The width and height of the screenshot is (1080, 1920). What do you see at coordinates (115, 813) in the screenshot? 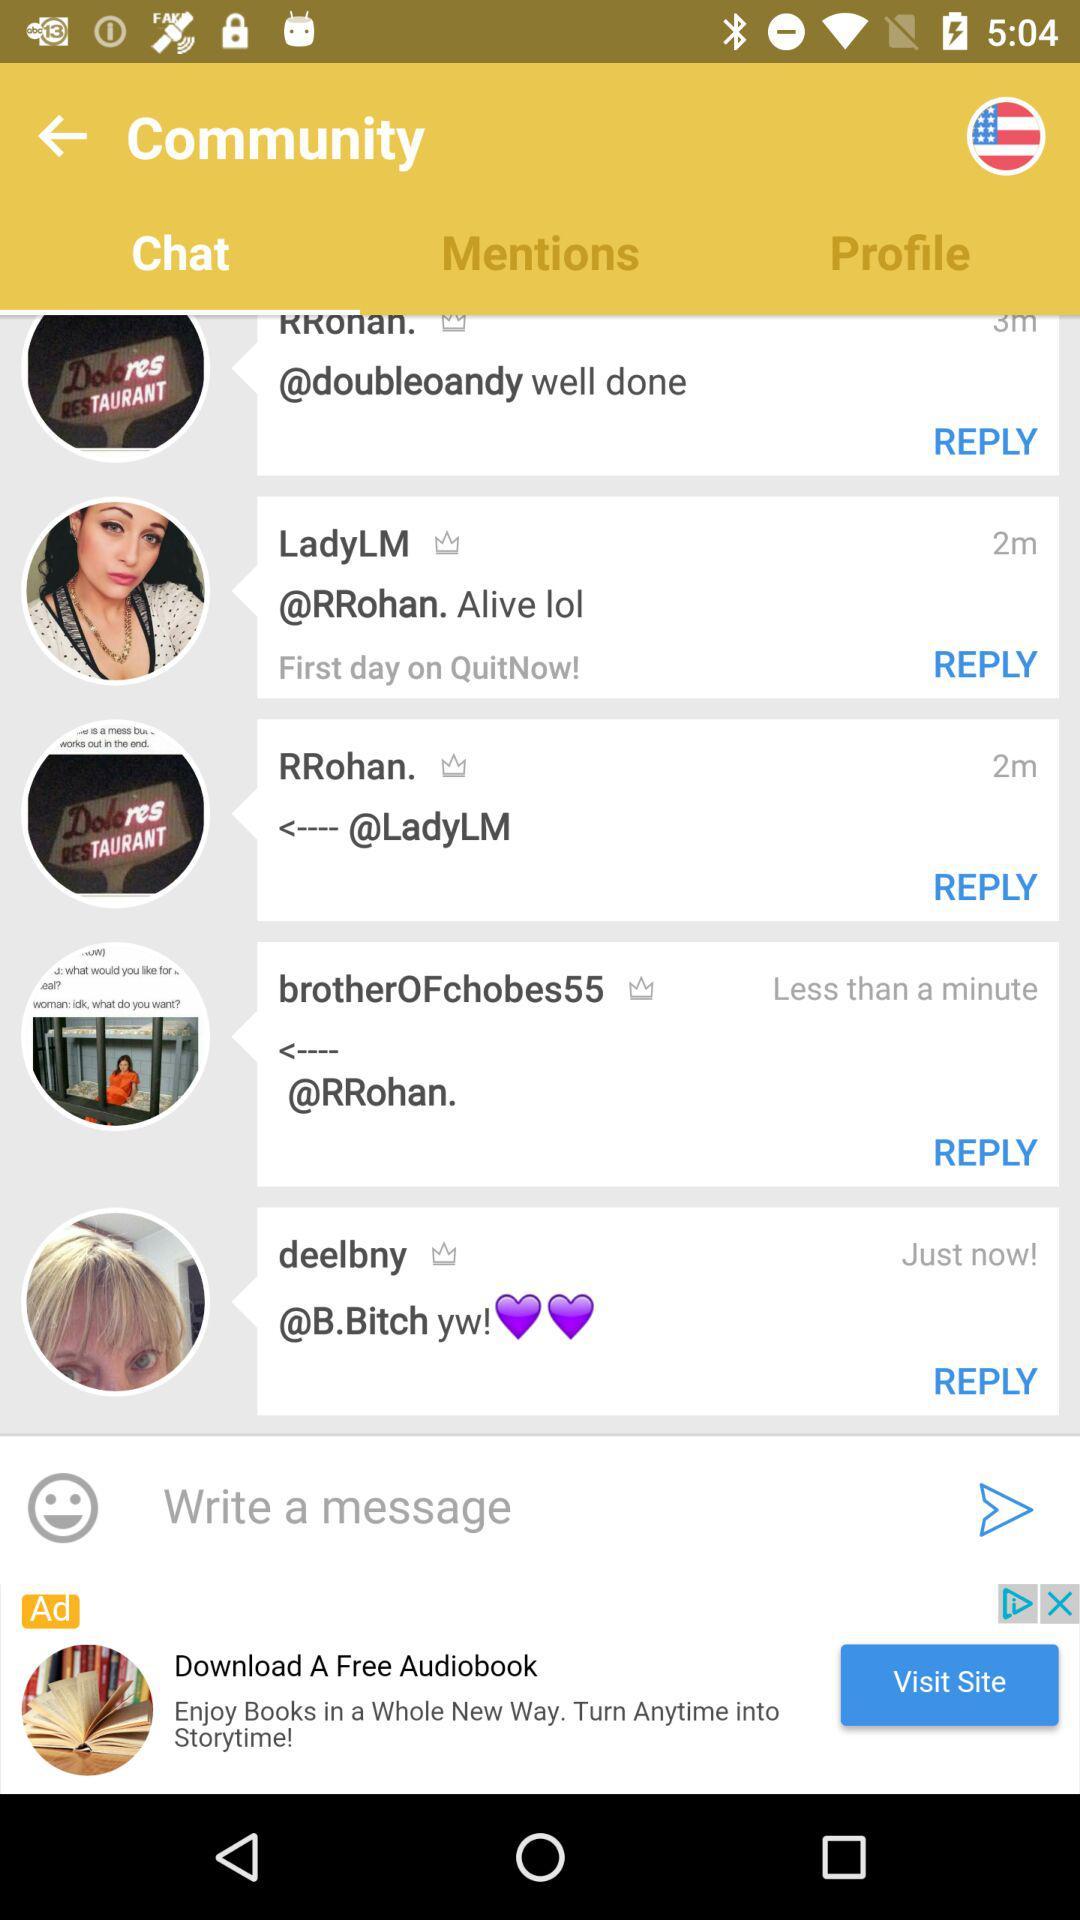
I see `the third row profile picture` at bounding box center [115, 813].